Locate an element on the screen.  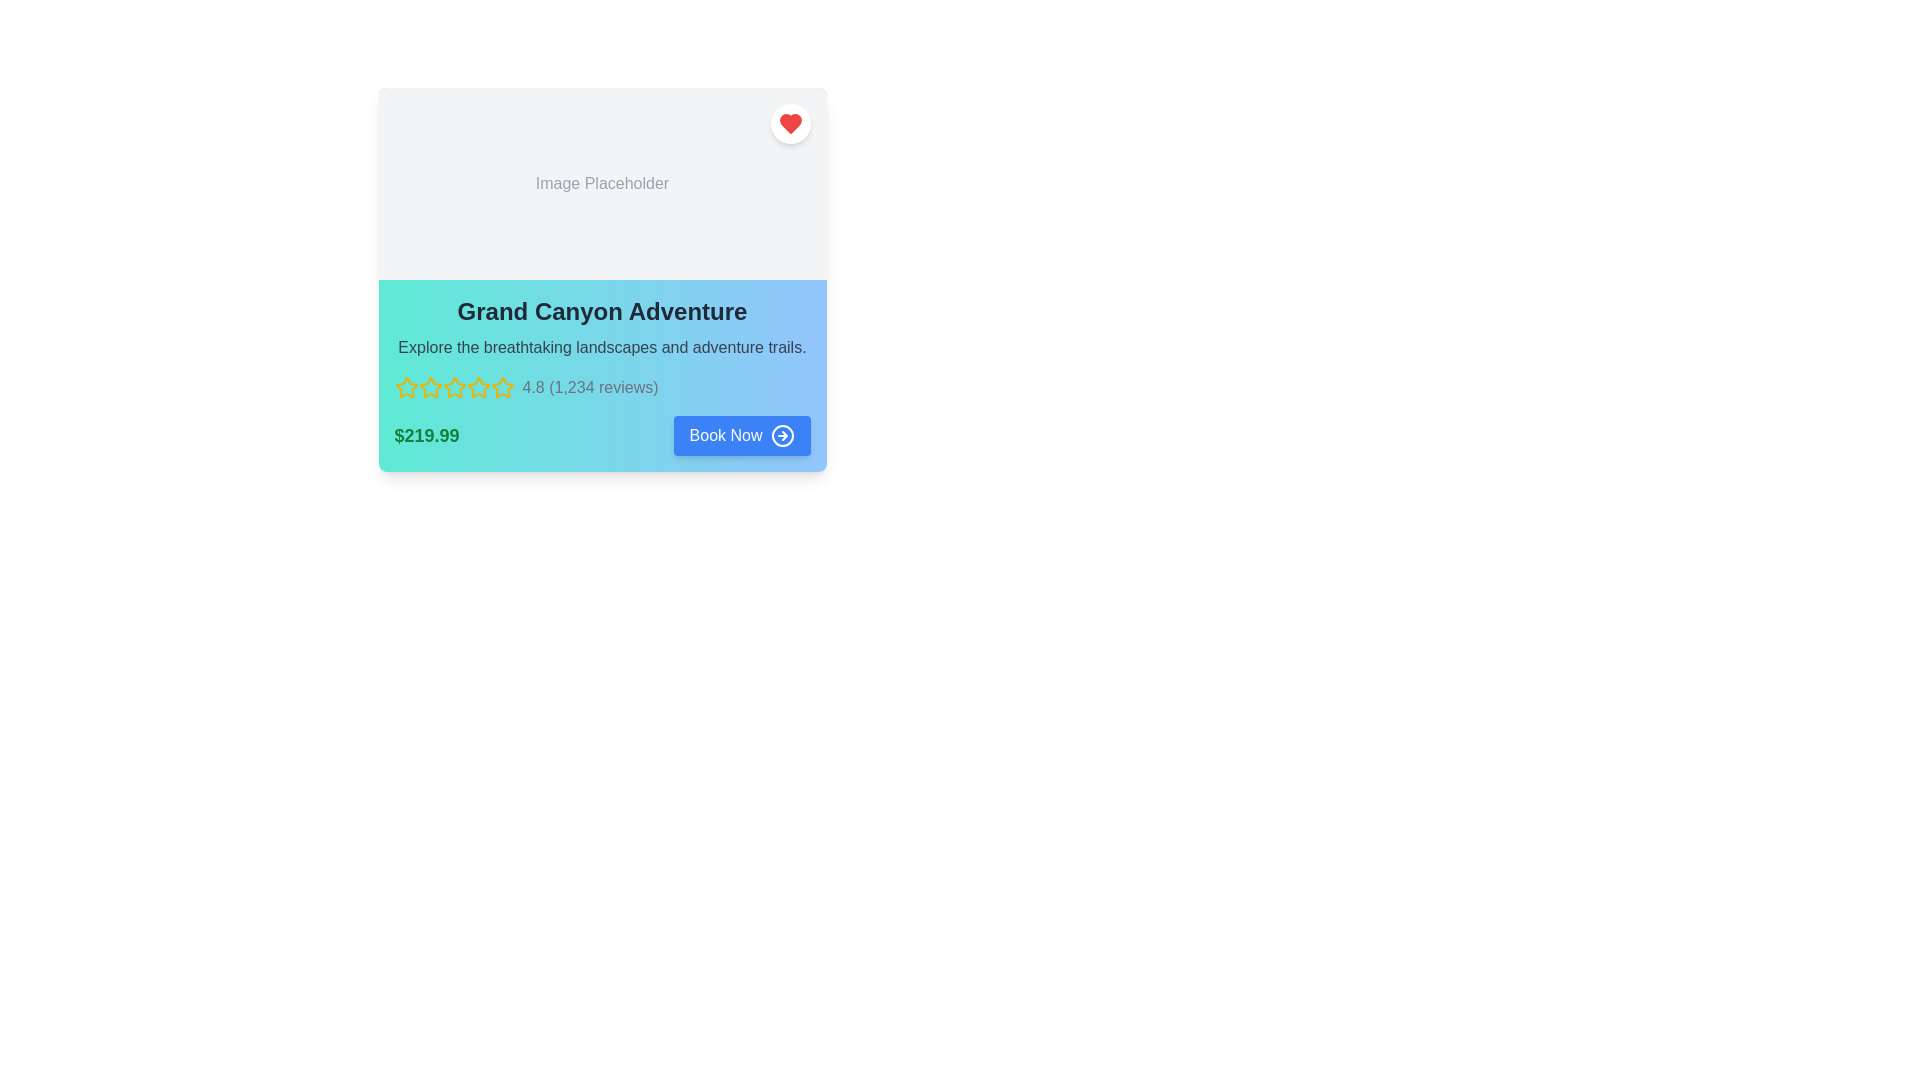
the yellow outlined star icon with a transparent interior, which is the first in a row of five stars used for ratings beneath the title 'Grand Canyon Adventure' is located at coordinates (405, 388).